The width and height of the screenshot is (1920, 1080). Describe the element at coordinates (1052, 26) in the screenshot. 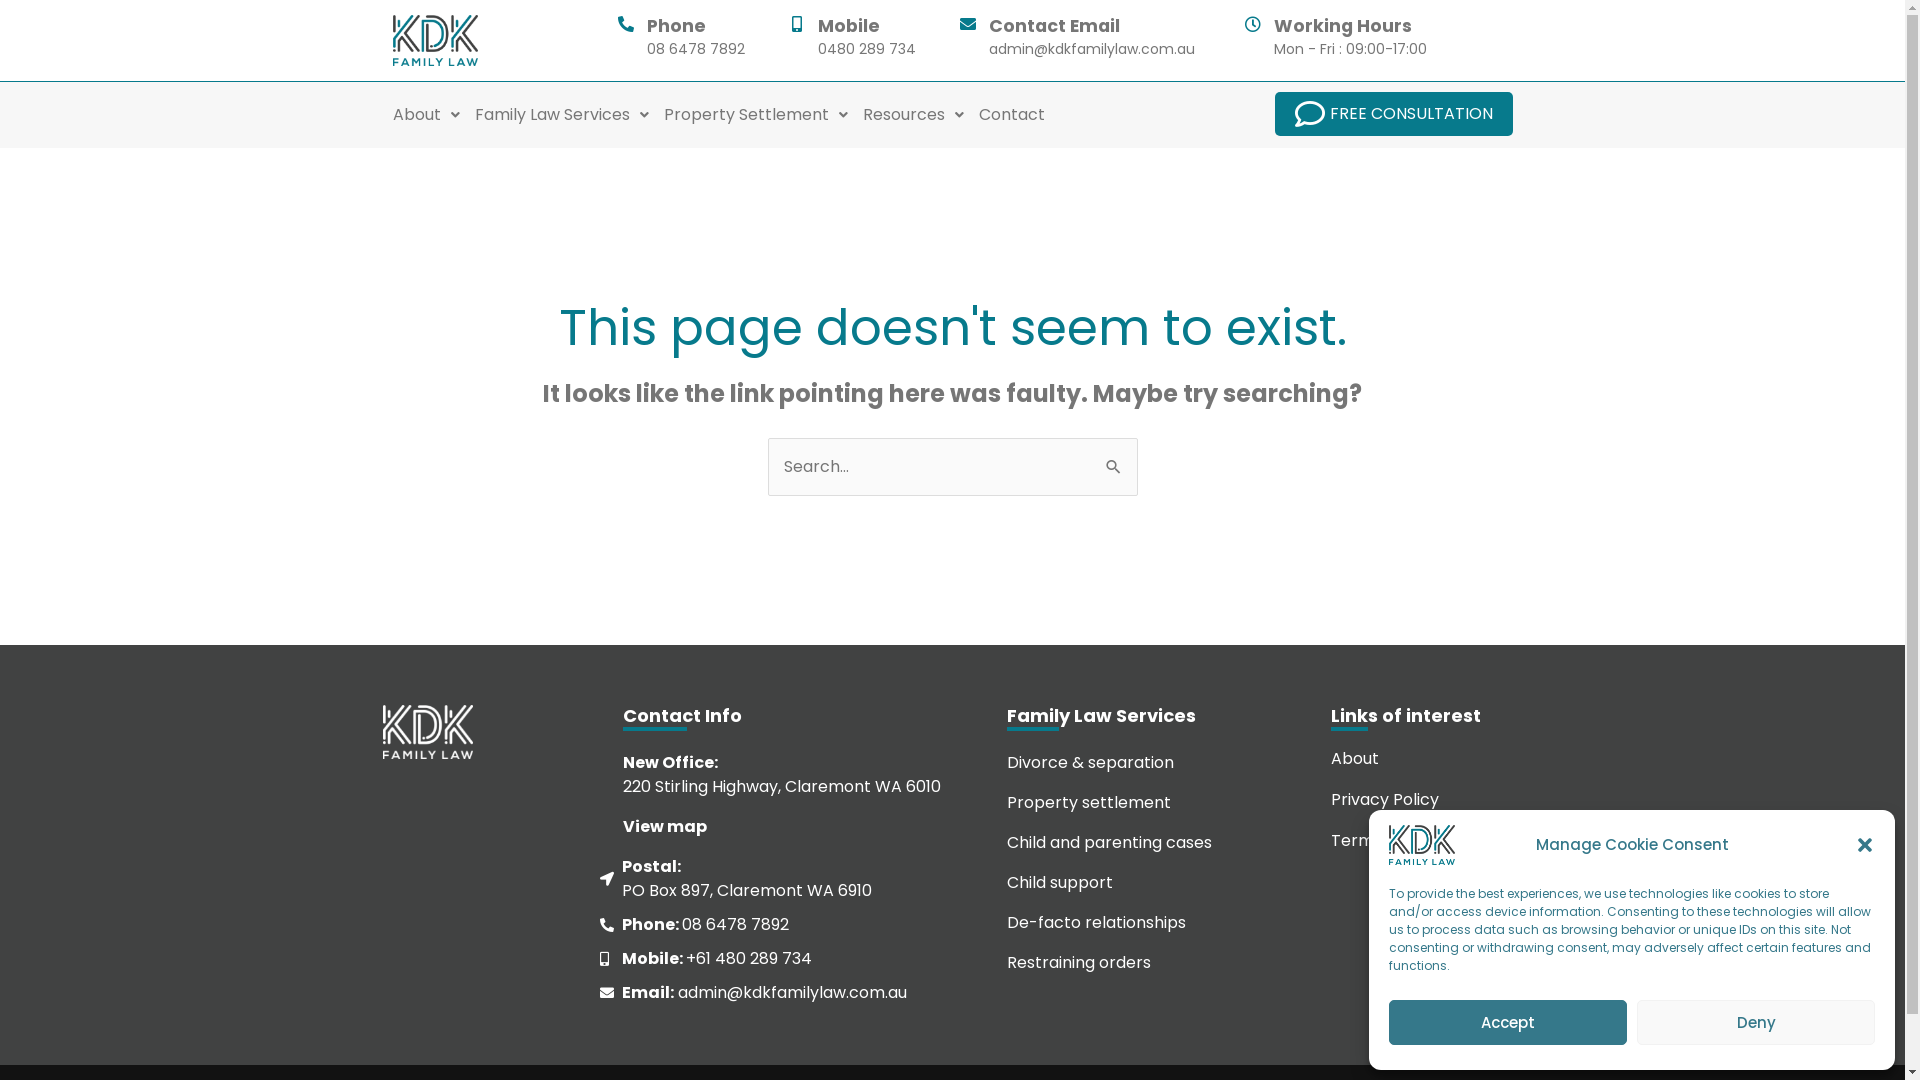

I see `'Contact Email'` at that location.